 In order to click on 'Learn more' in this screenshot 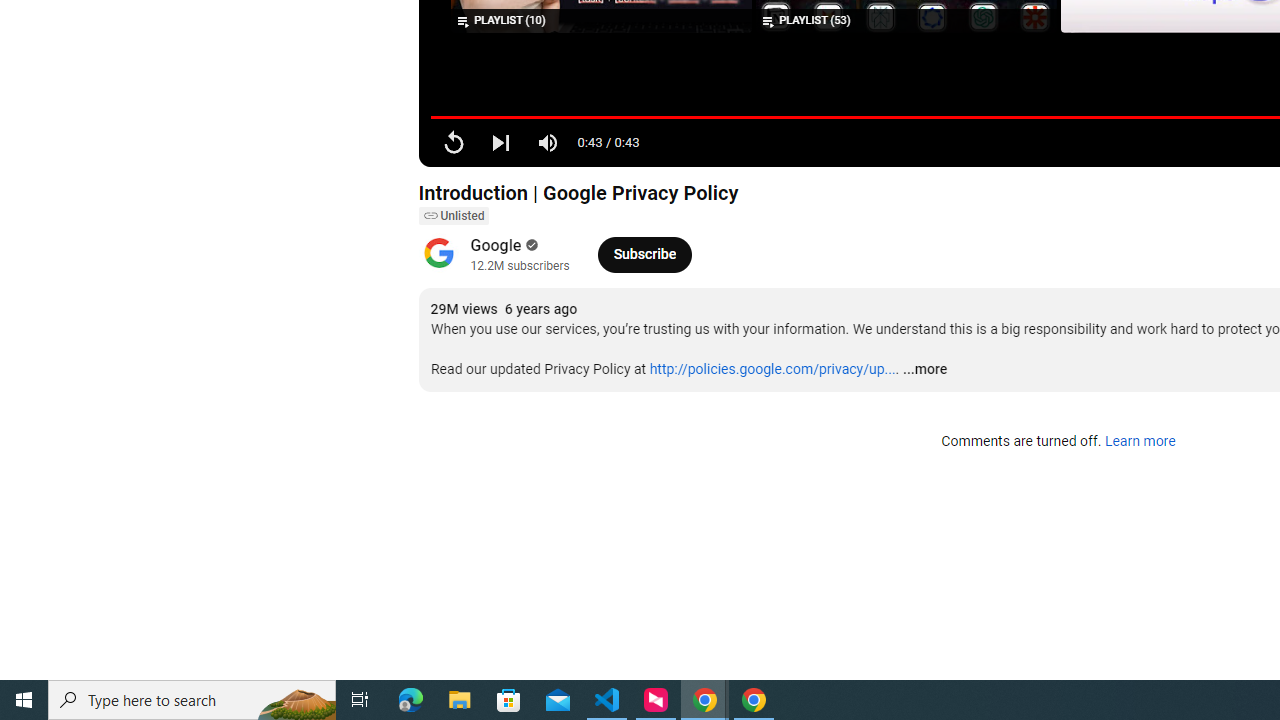, I will do `click(1139, 441)`.